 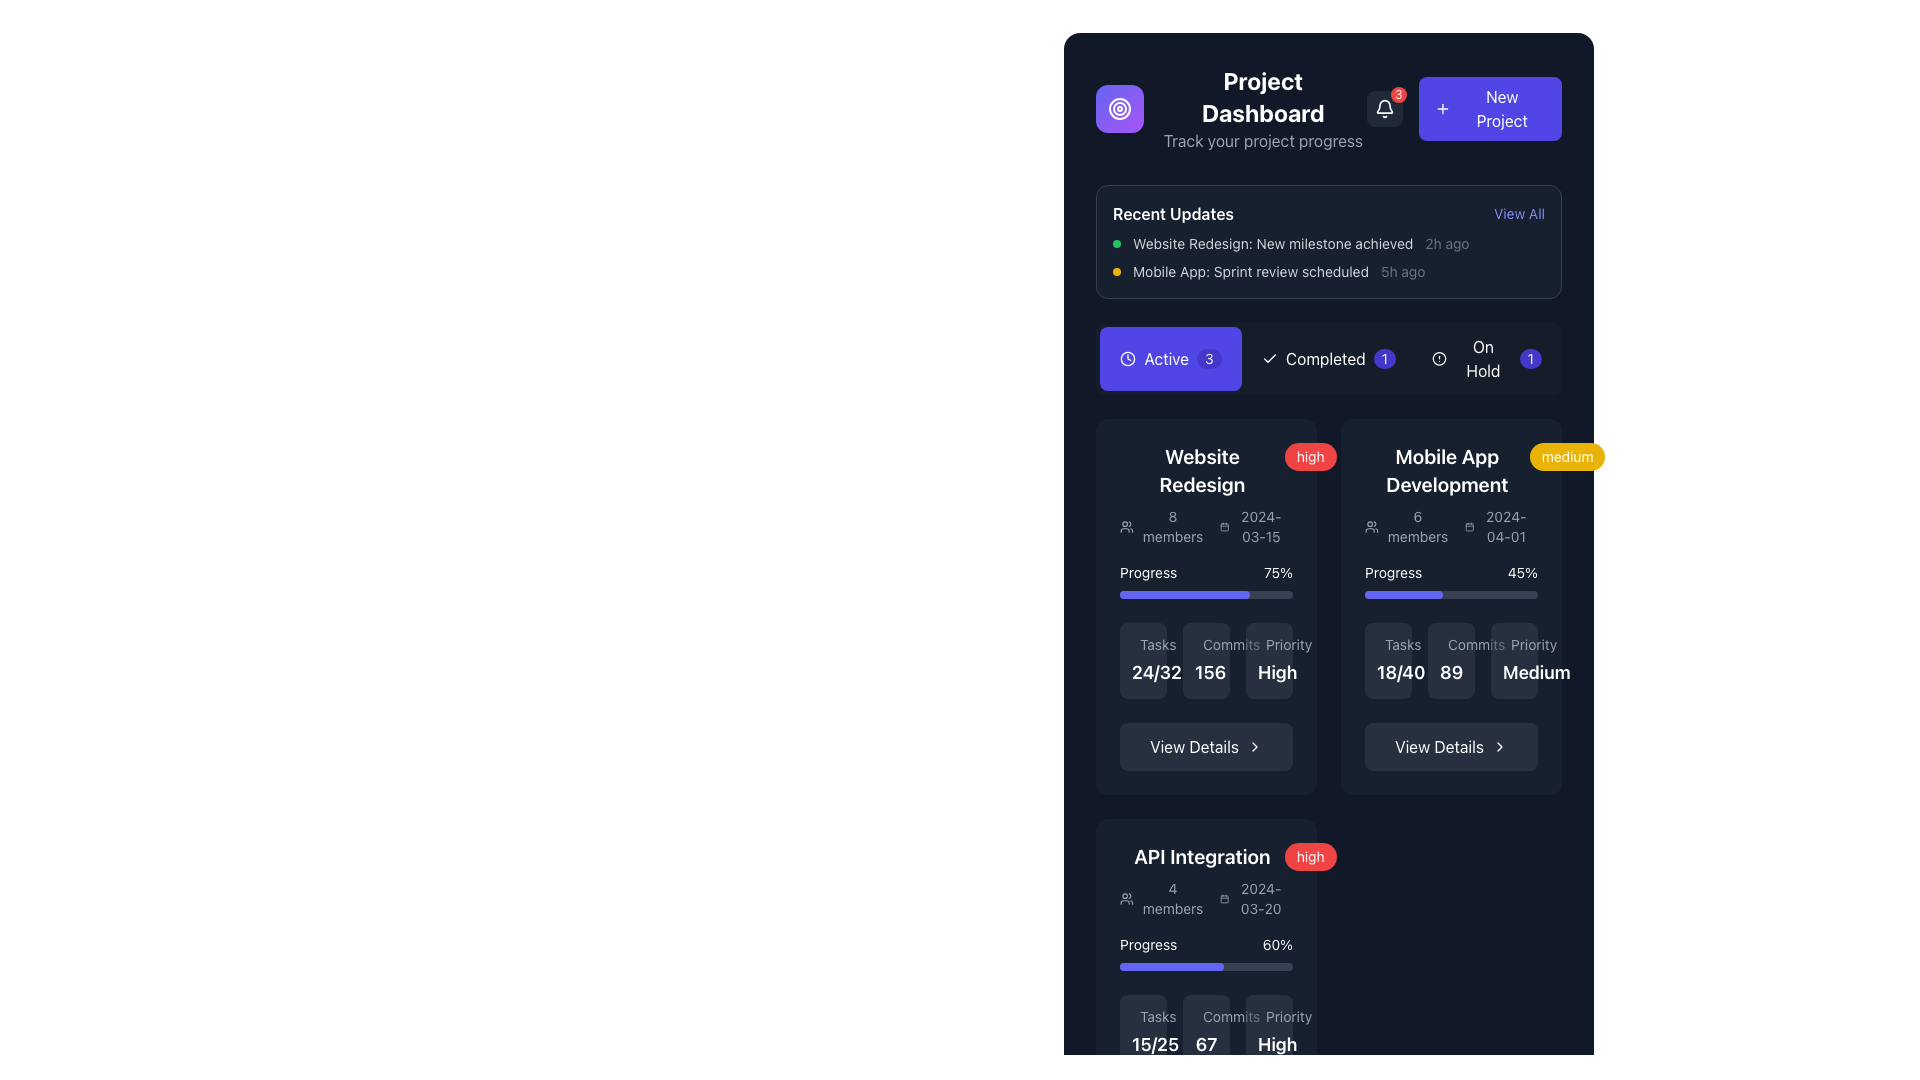 What do you see at coordinates (1451, 644) in the screenshot?
I see `the 'Commits' text label displayed in small gray font next to the branch icon within the project details card for 'Mobile App Development'` at bounding box center [1451, 644].